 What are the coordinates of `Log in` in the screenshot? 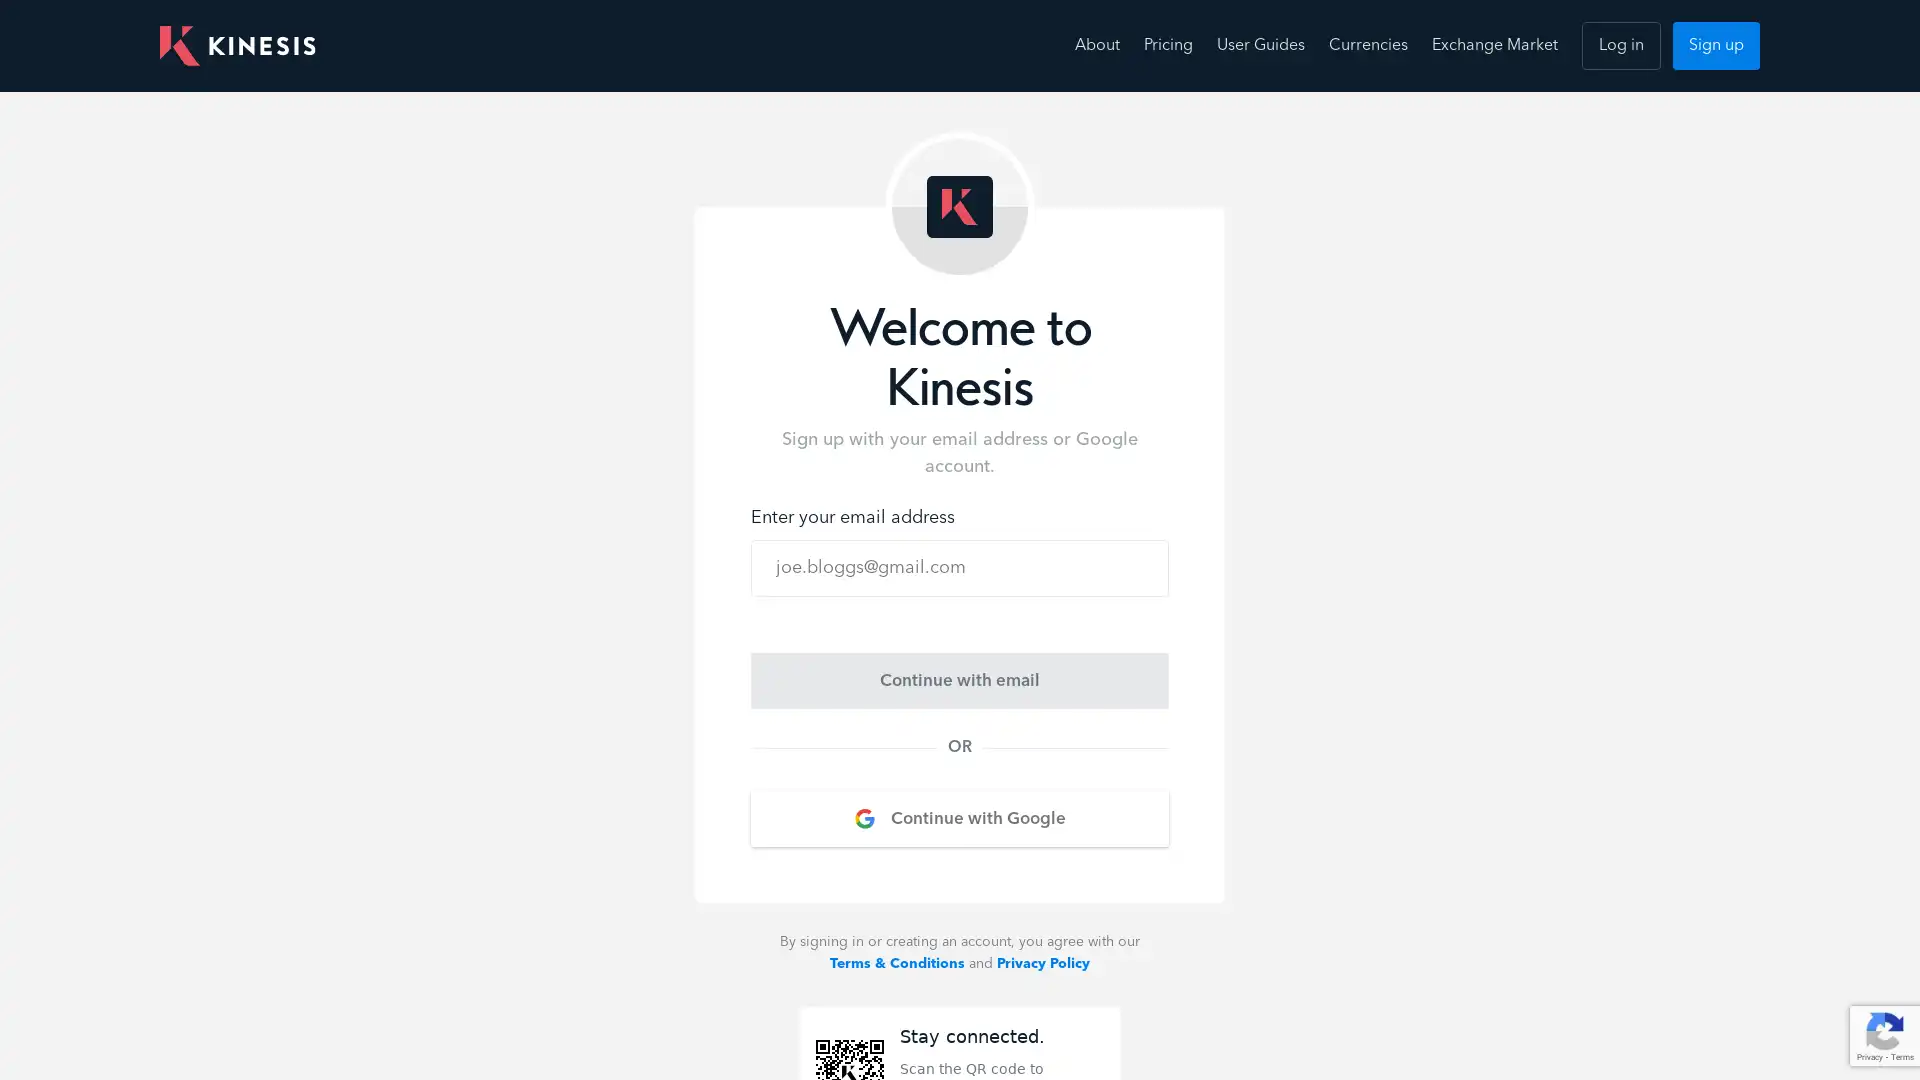 It's located at (1621, 45).